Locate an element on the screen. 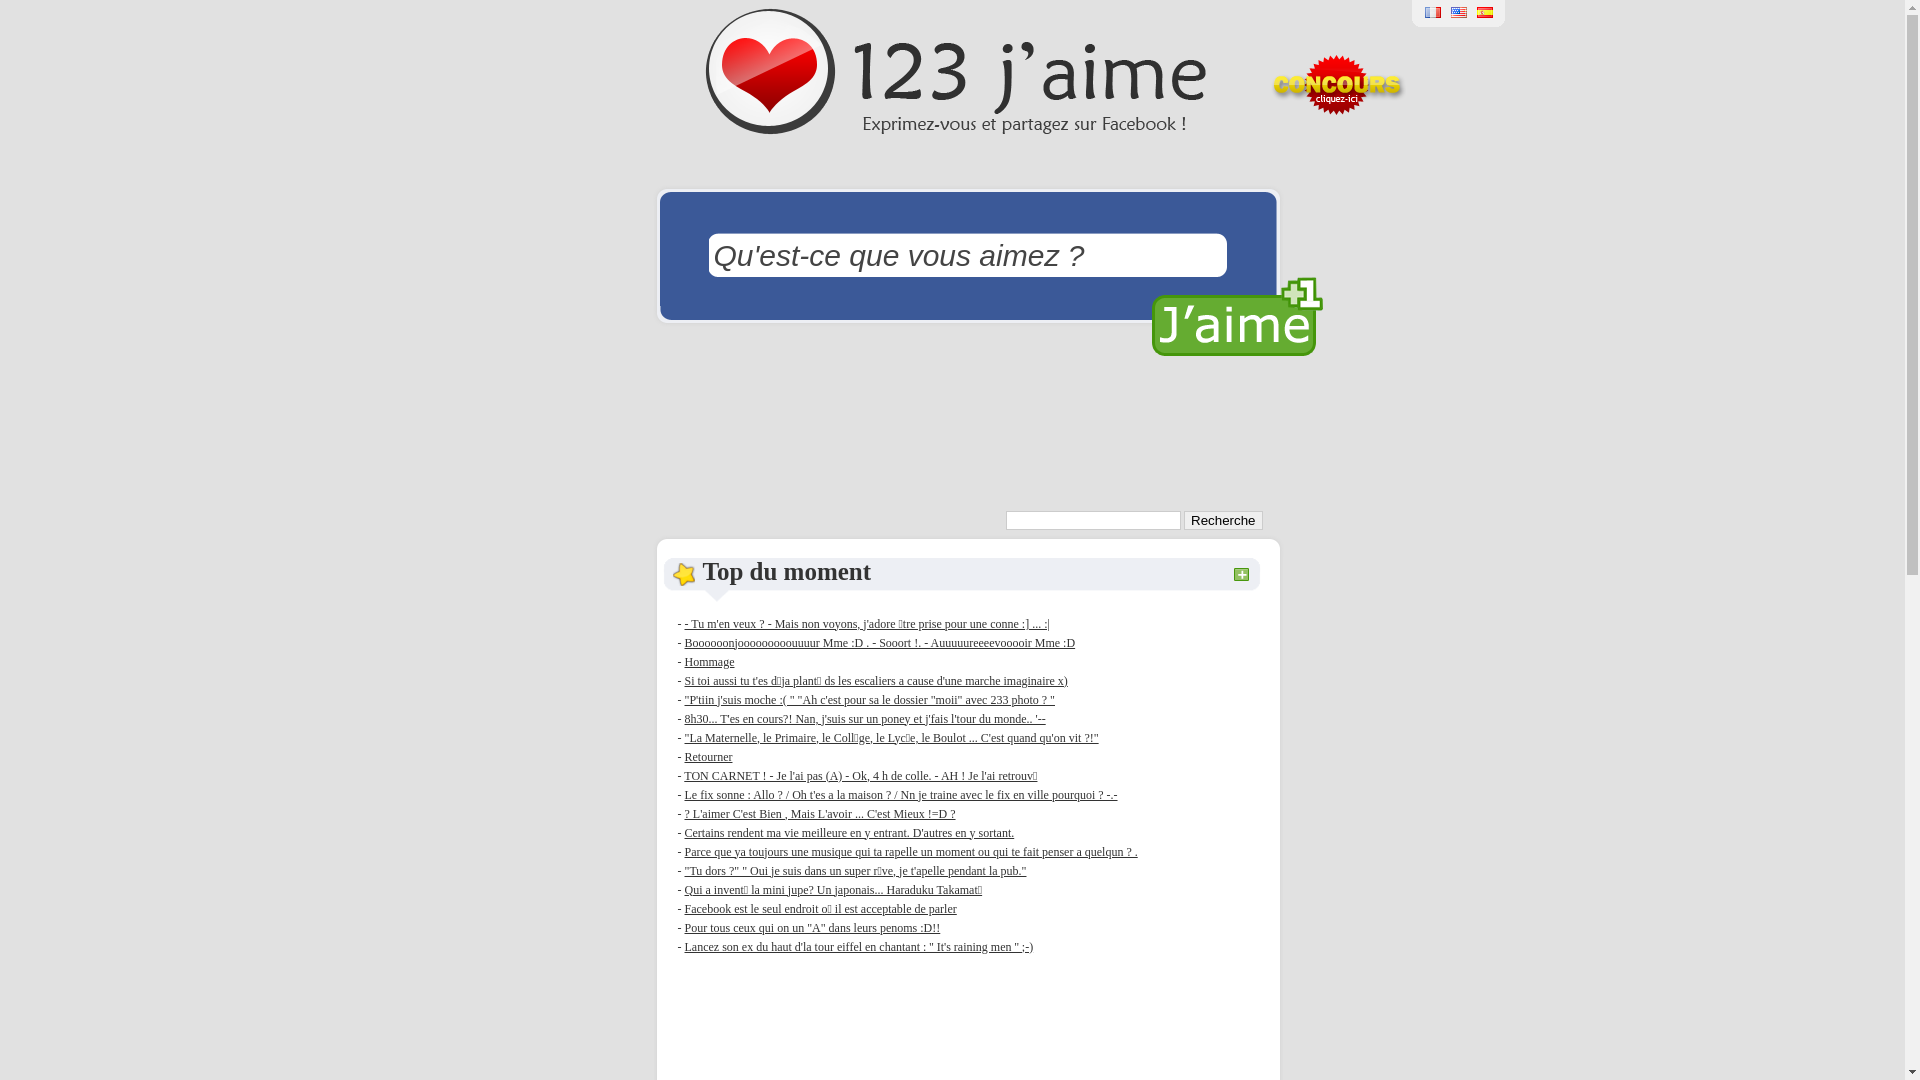  'Hommage' is located at coordinates (709, 660).